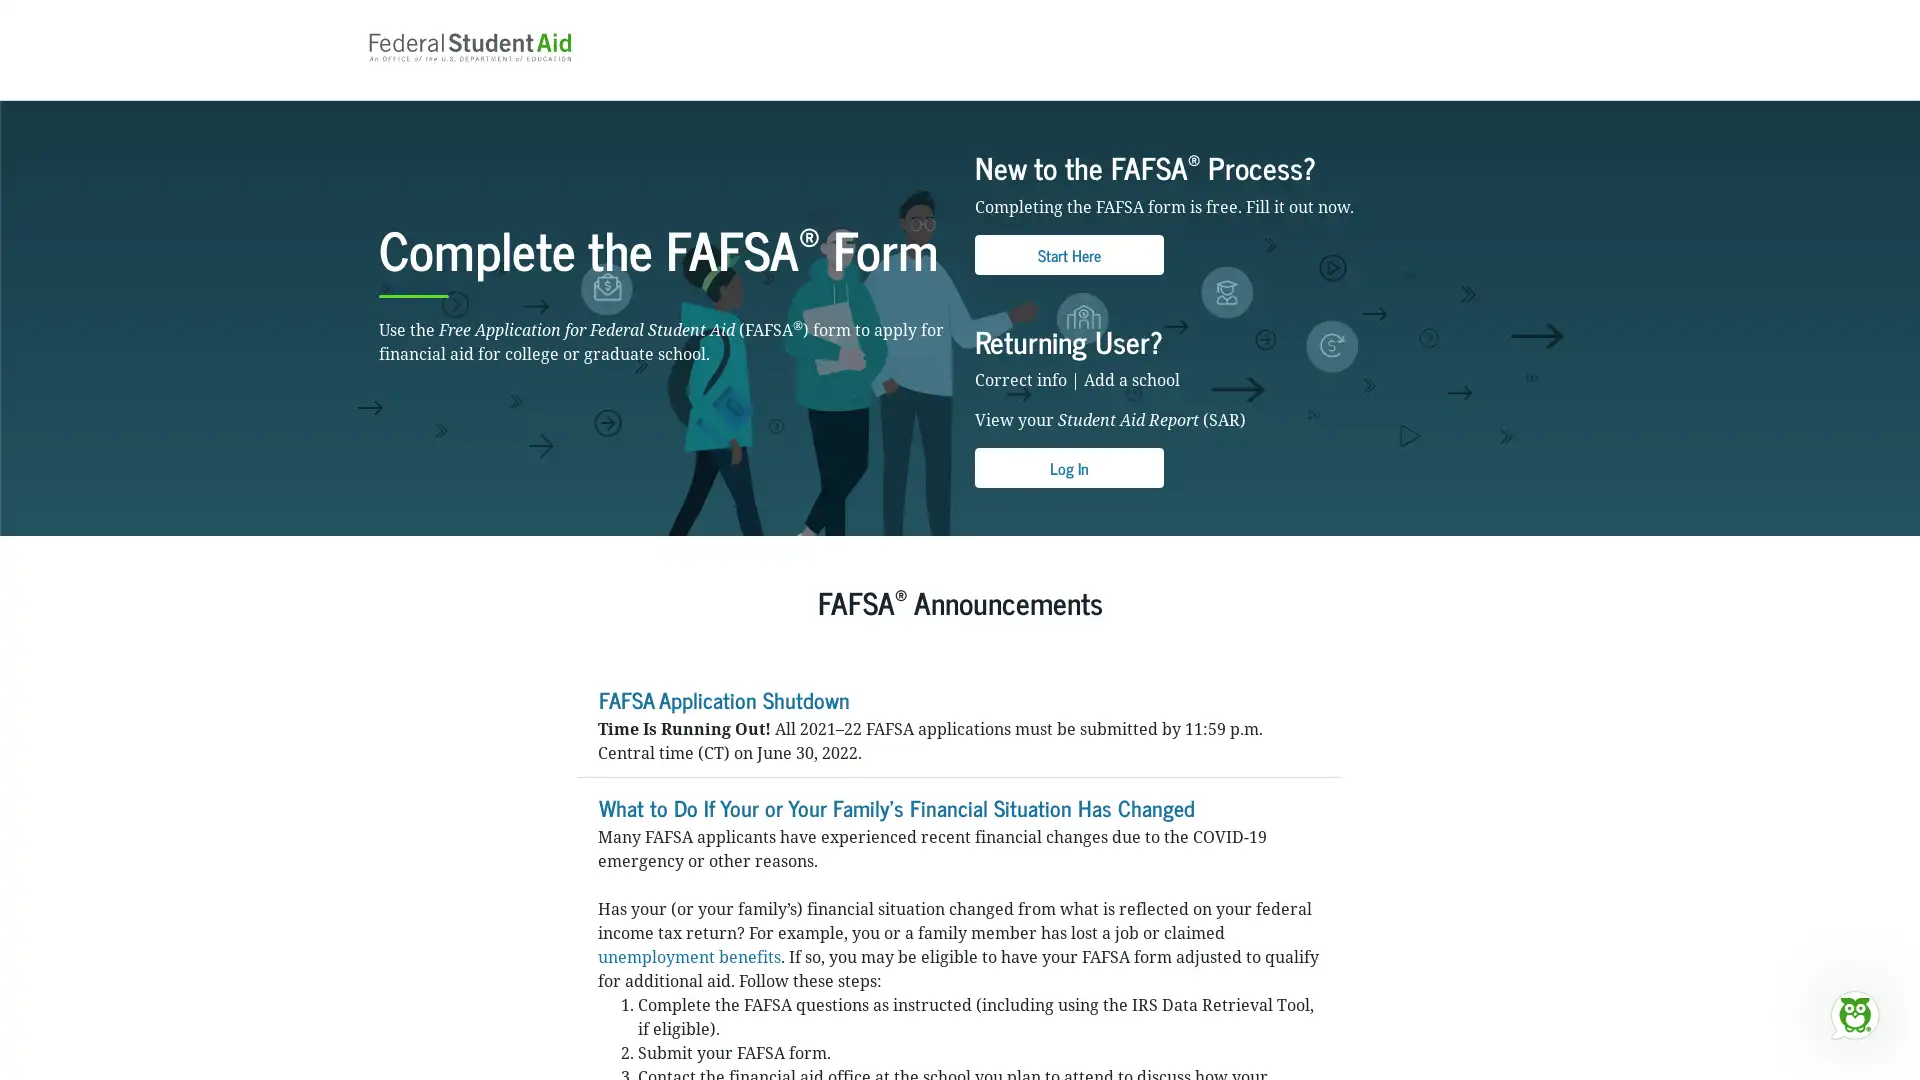 The height and width of the screenshot is (1080, 1920). What do you see at coordinates (722, 727) in the screenshot?
I see `FAFSA Application Shutdown` at bounding box center [722, 727].